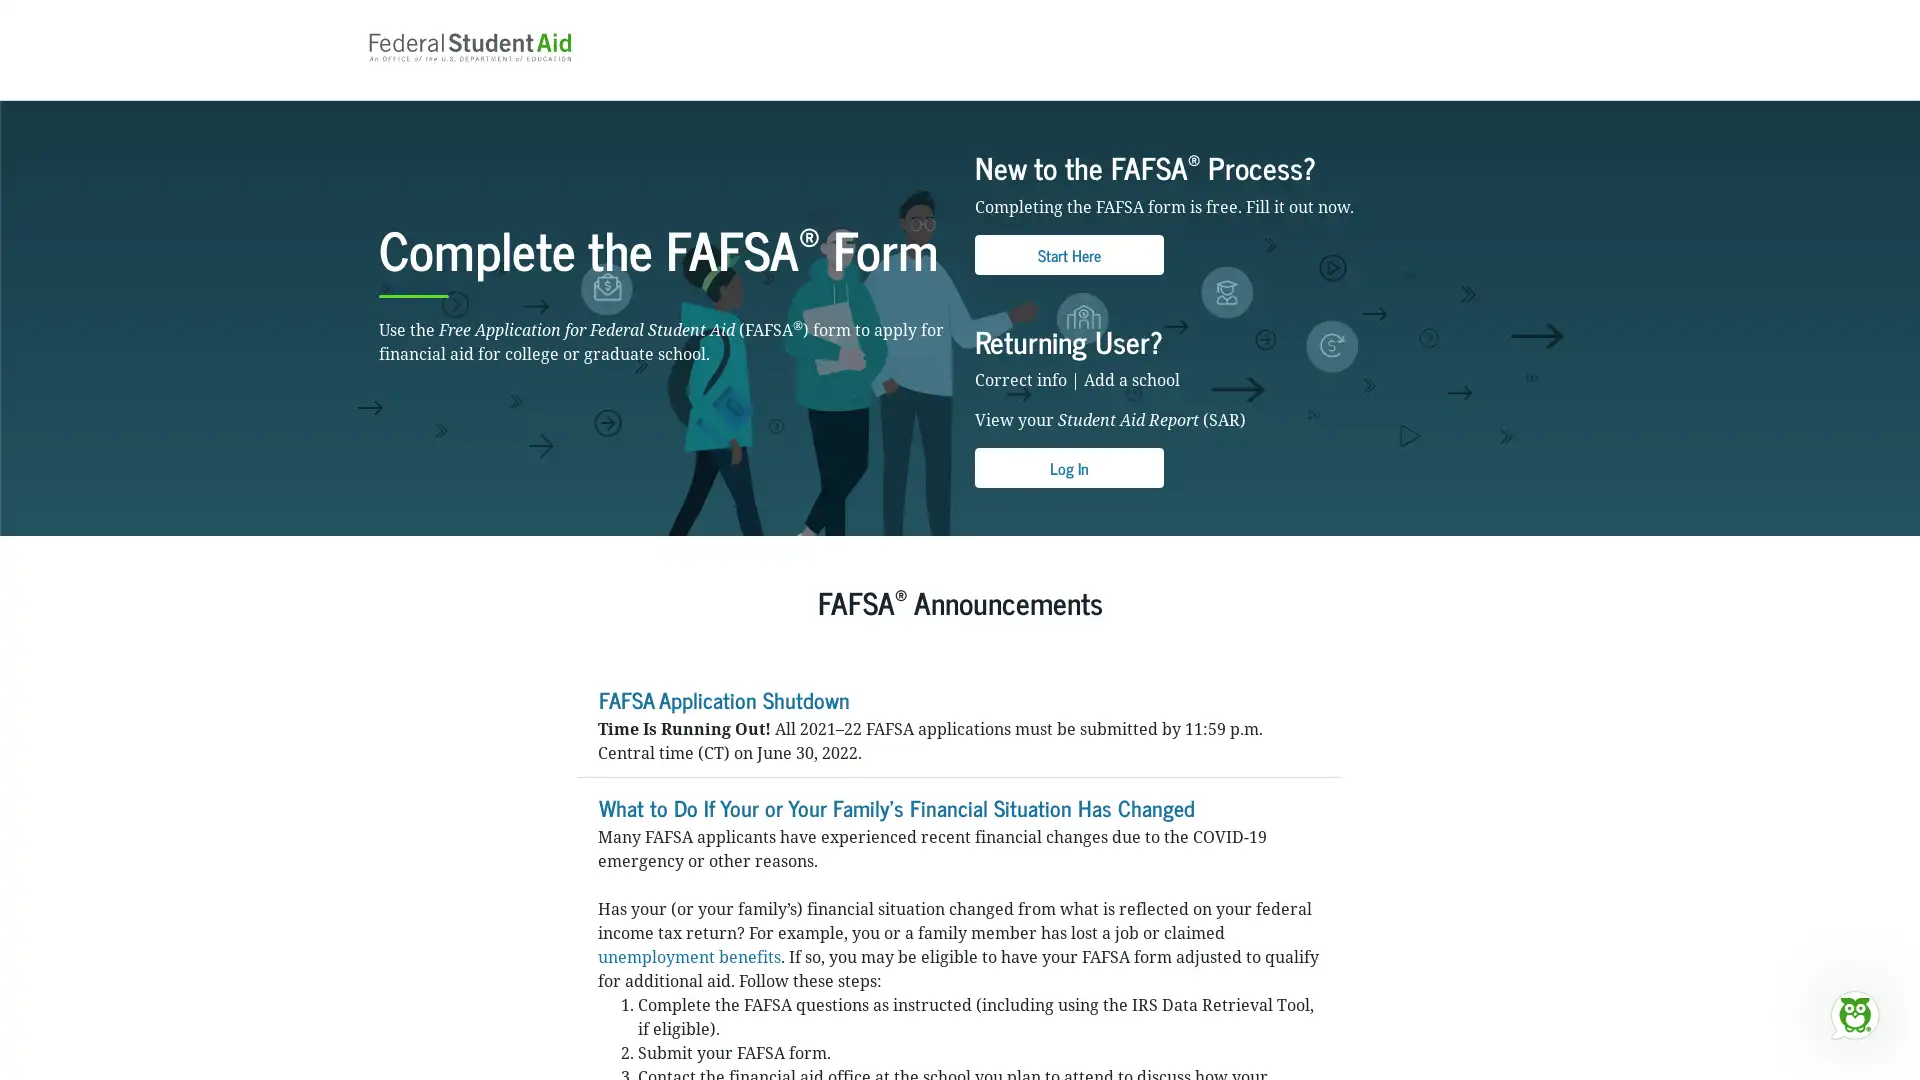 The height and width of the screenshot is (1080, 1920). What do you see at coordinates (722, 727) in the screenshot?
I see `FAFSA Application Shutdown` at bounding box center [722, 727].